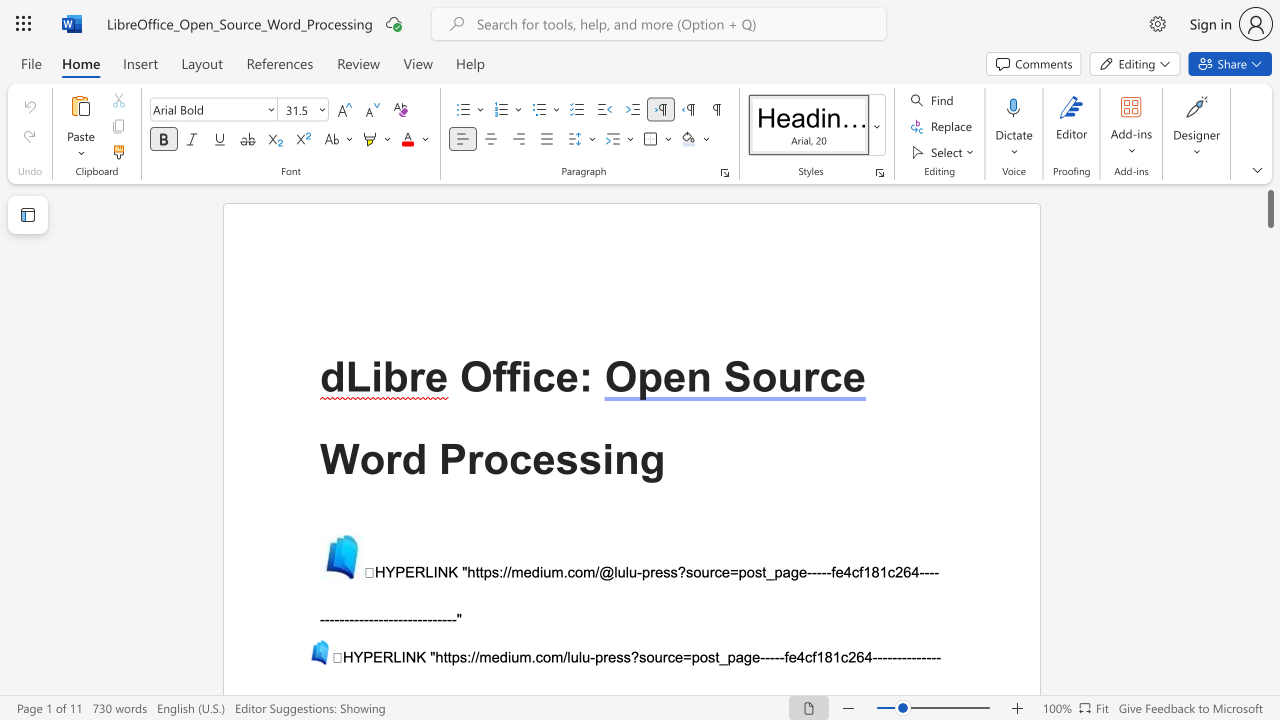 This screenshot has height=720, width=1280. What do you see at coordinates (1269, 450) in the screenshot?
I see `the scrollbar to move the page down` at bounding box center [1269, 450].